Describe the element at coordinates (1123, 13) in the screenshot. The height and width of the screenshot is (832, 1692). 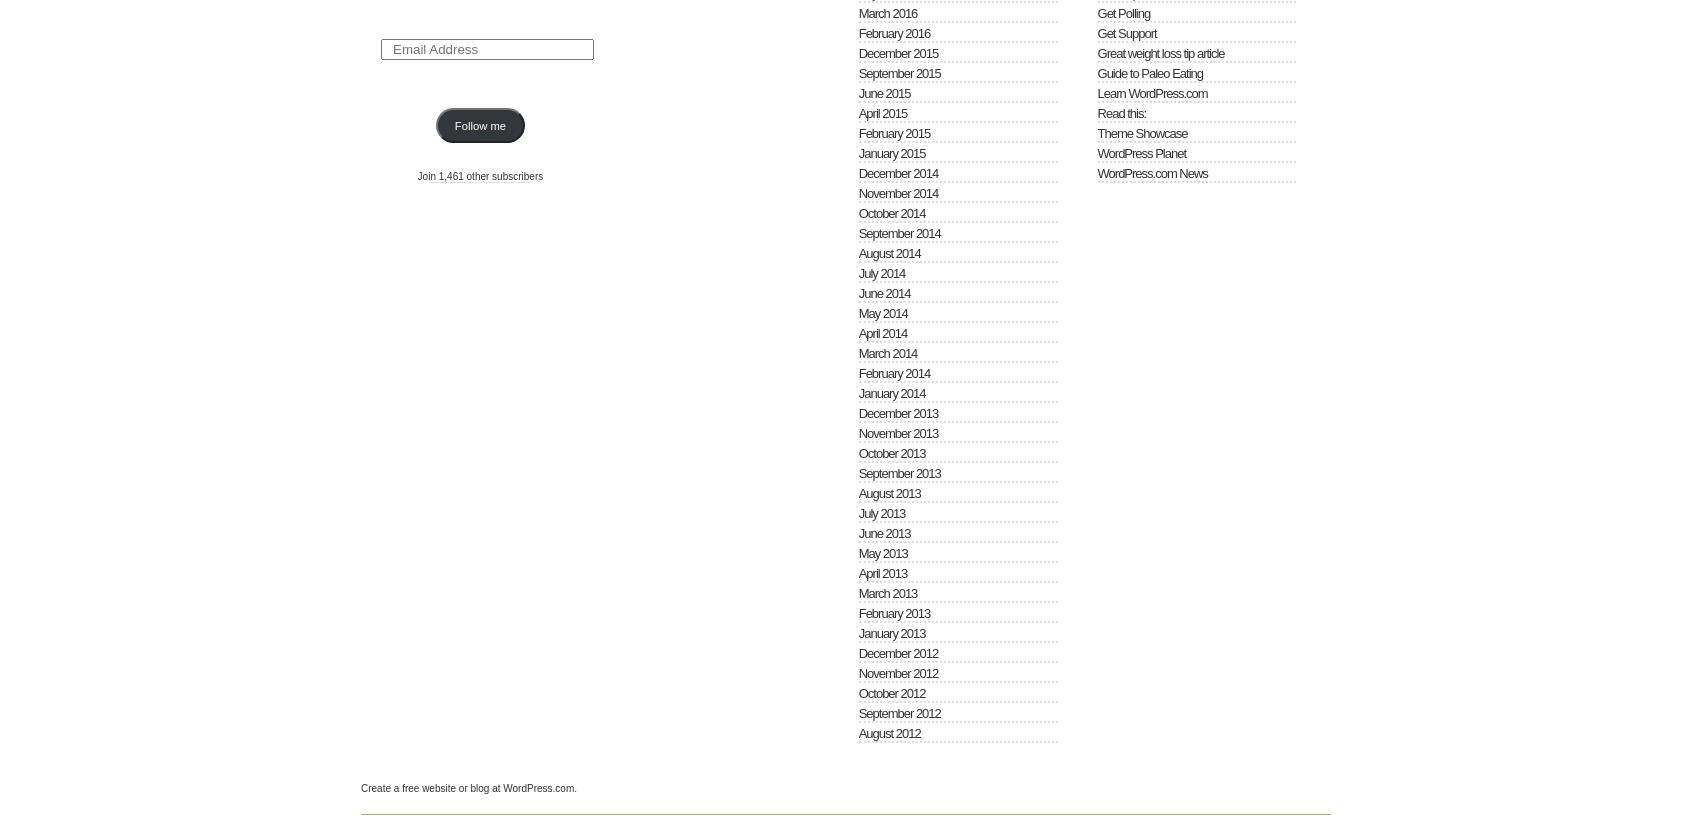
I see `'Get Polling'` at that location.